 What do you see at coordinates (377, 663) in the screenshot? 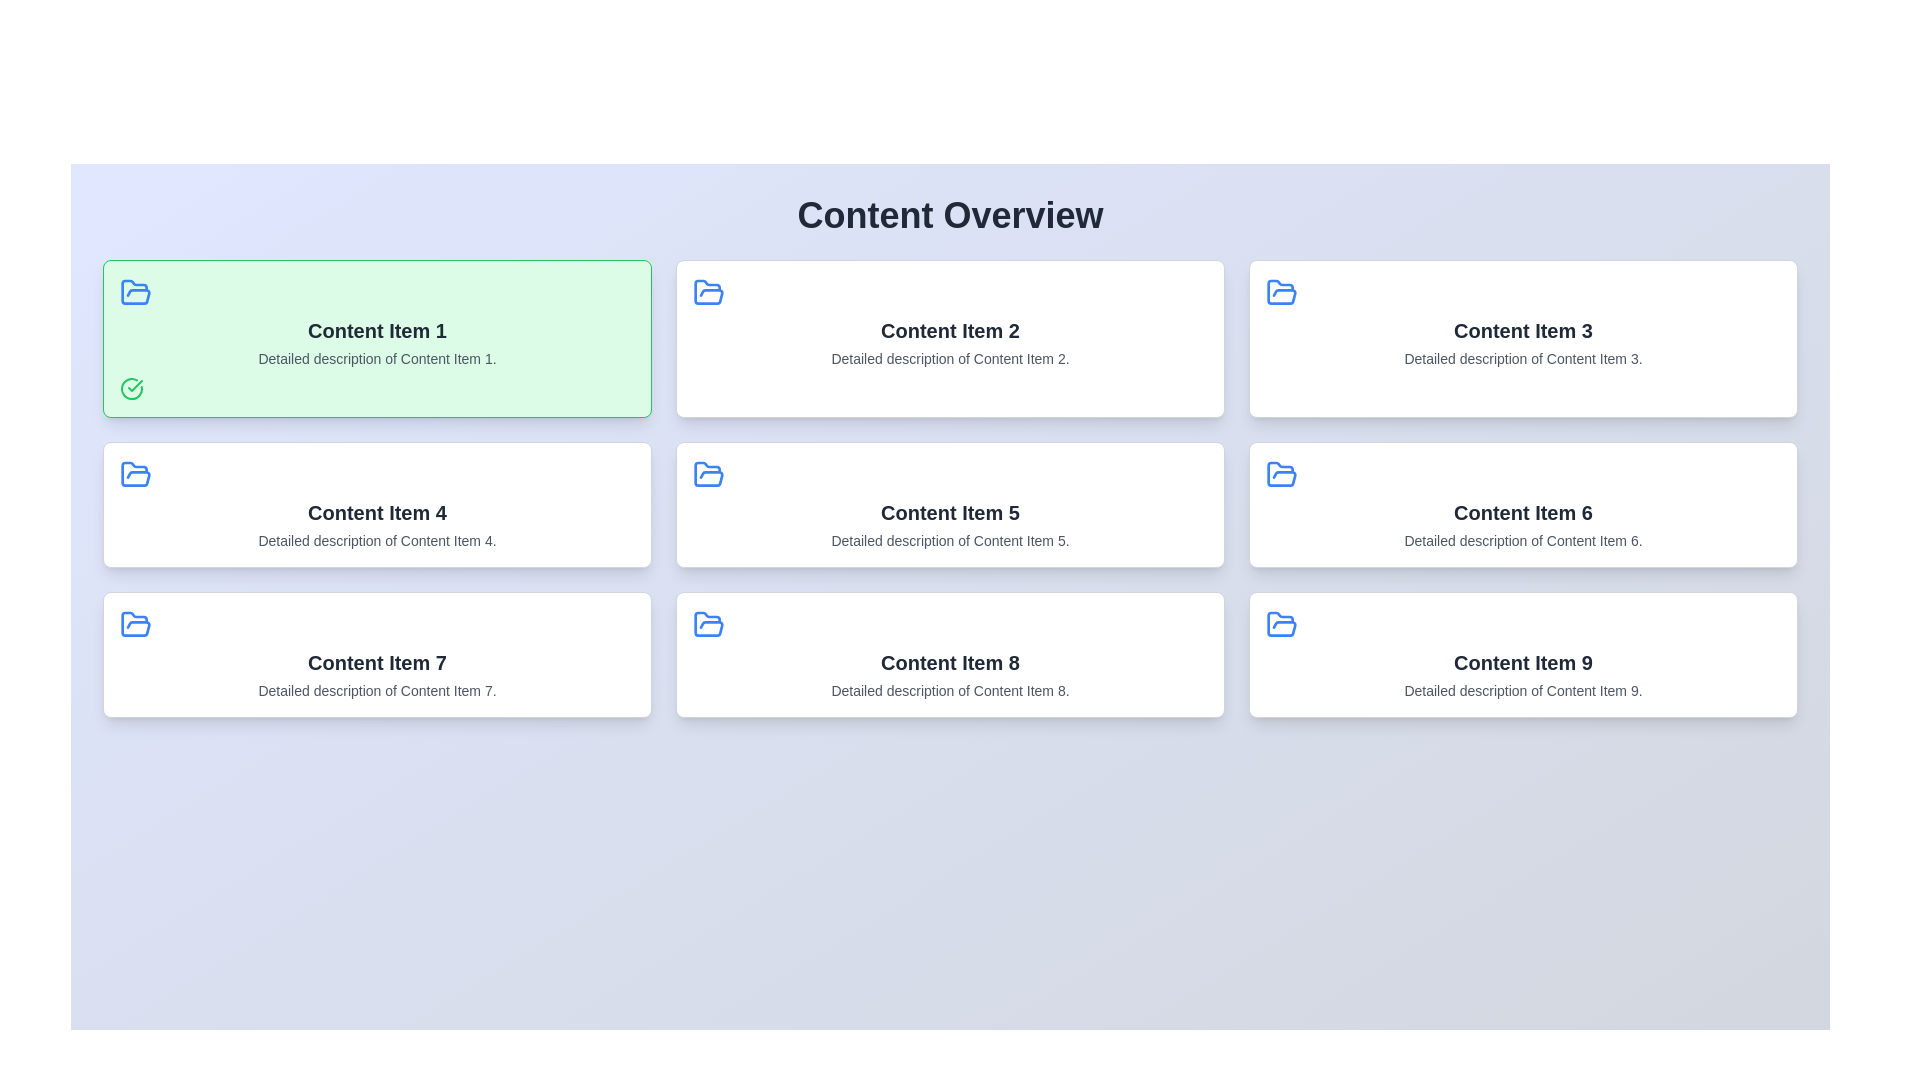
I see `the Text Label, which serves as the title or heading of the card located in the bottom-left corner of the grid layout, specifically the leftmost card in the third row, positioned between the blue folder icon above and the descriptive text below` at bounding box center [377, 663].